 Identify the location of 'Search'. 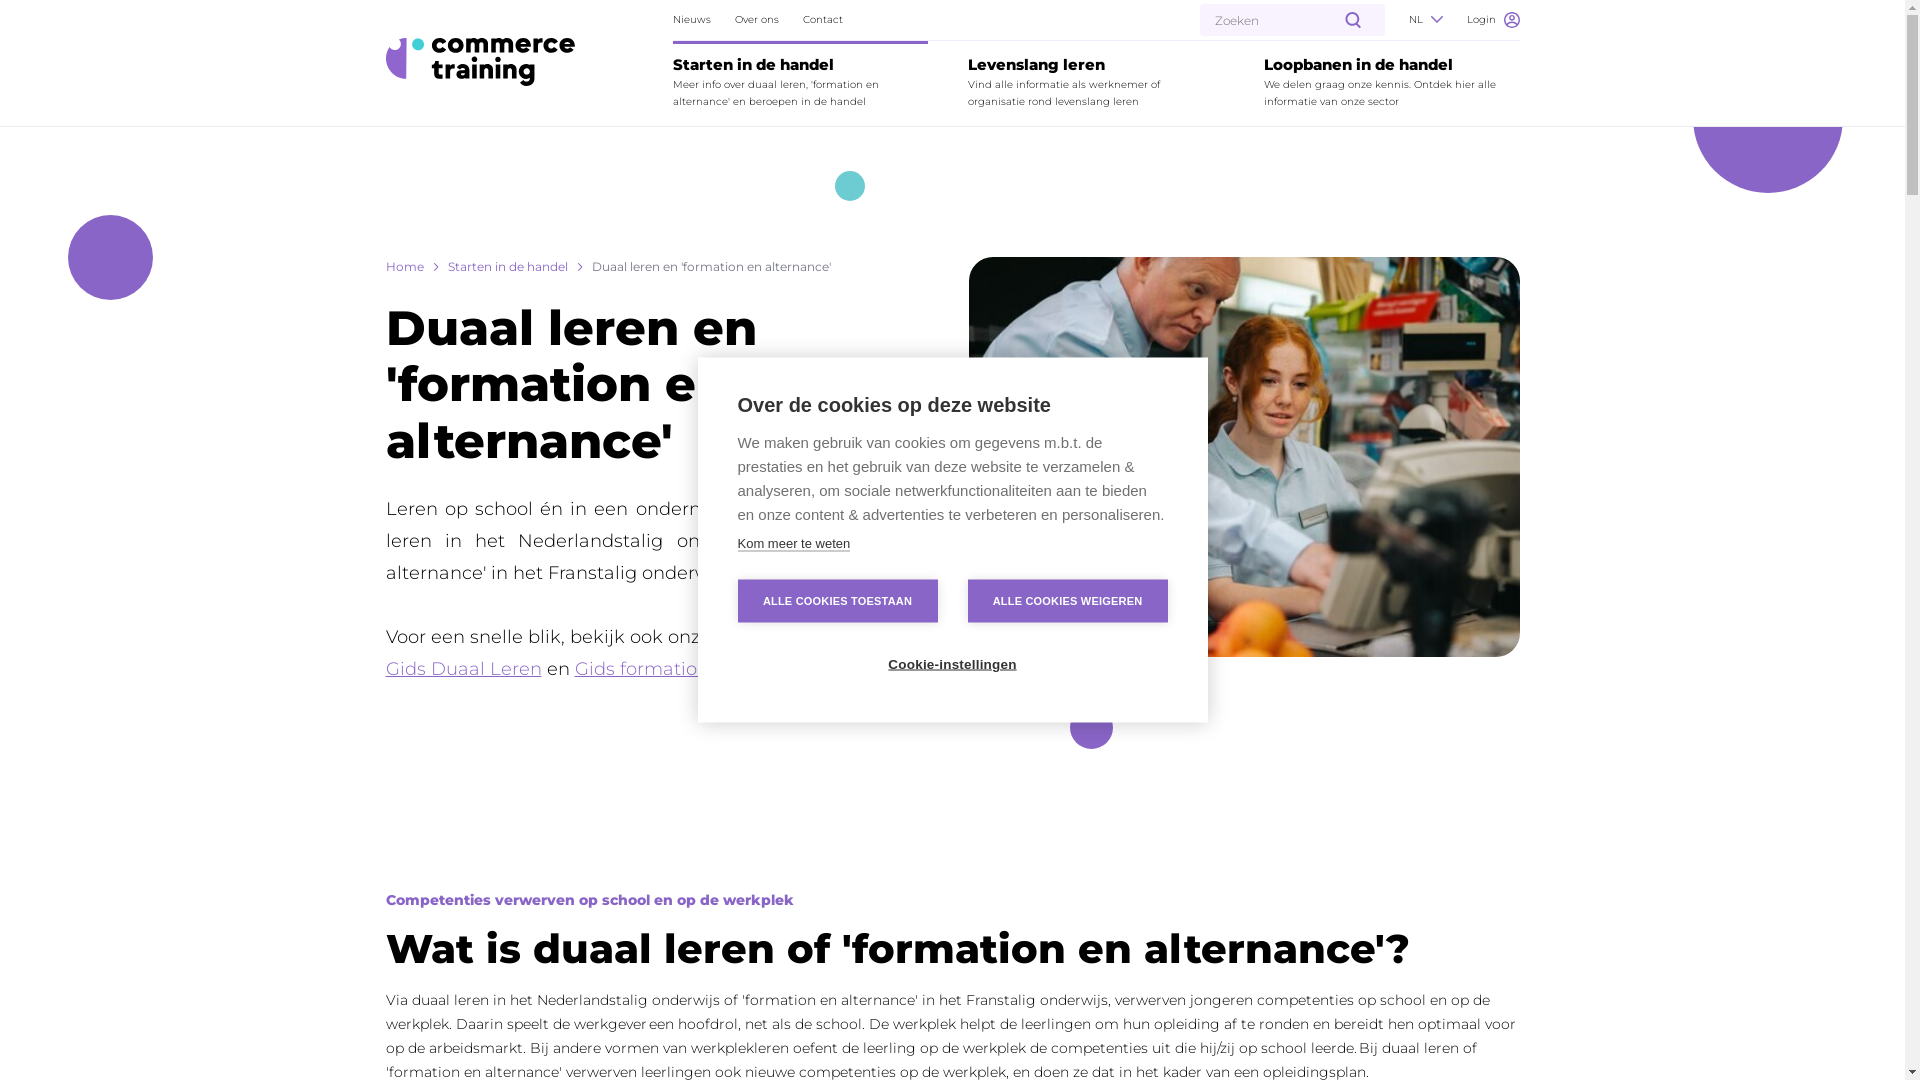
(52, 22).